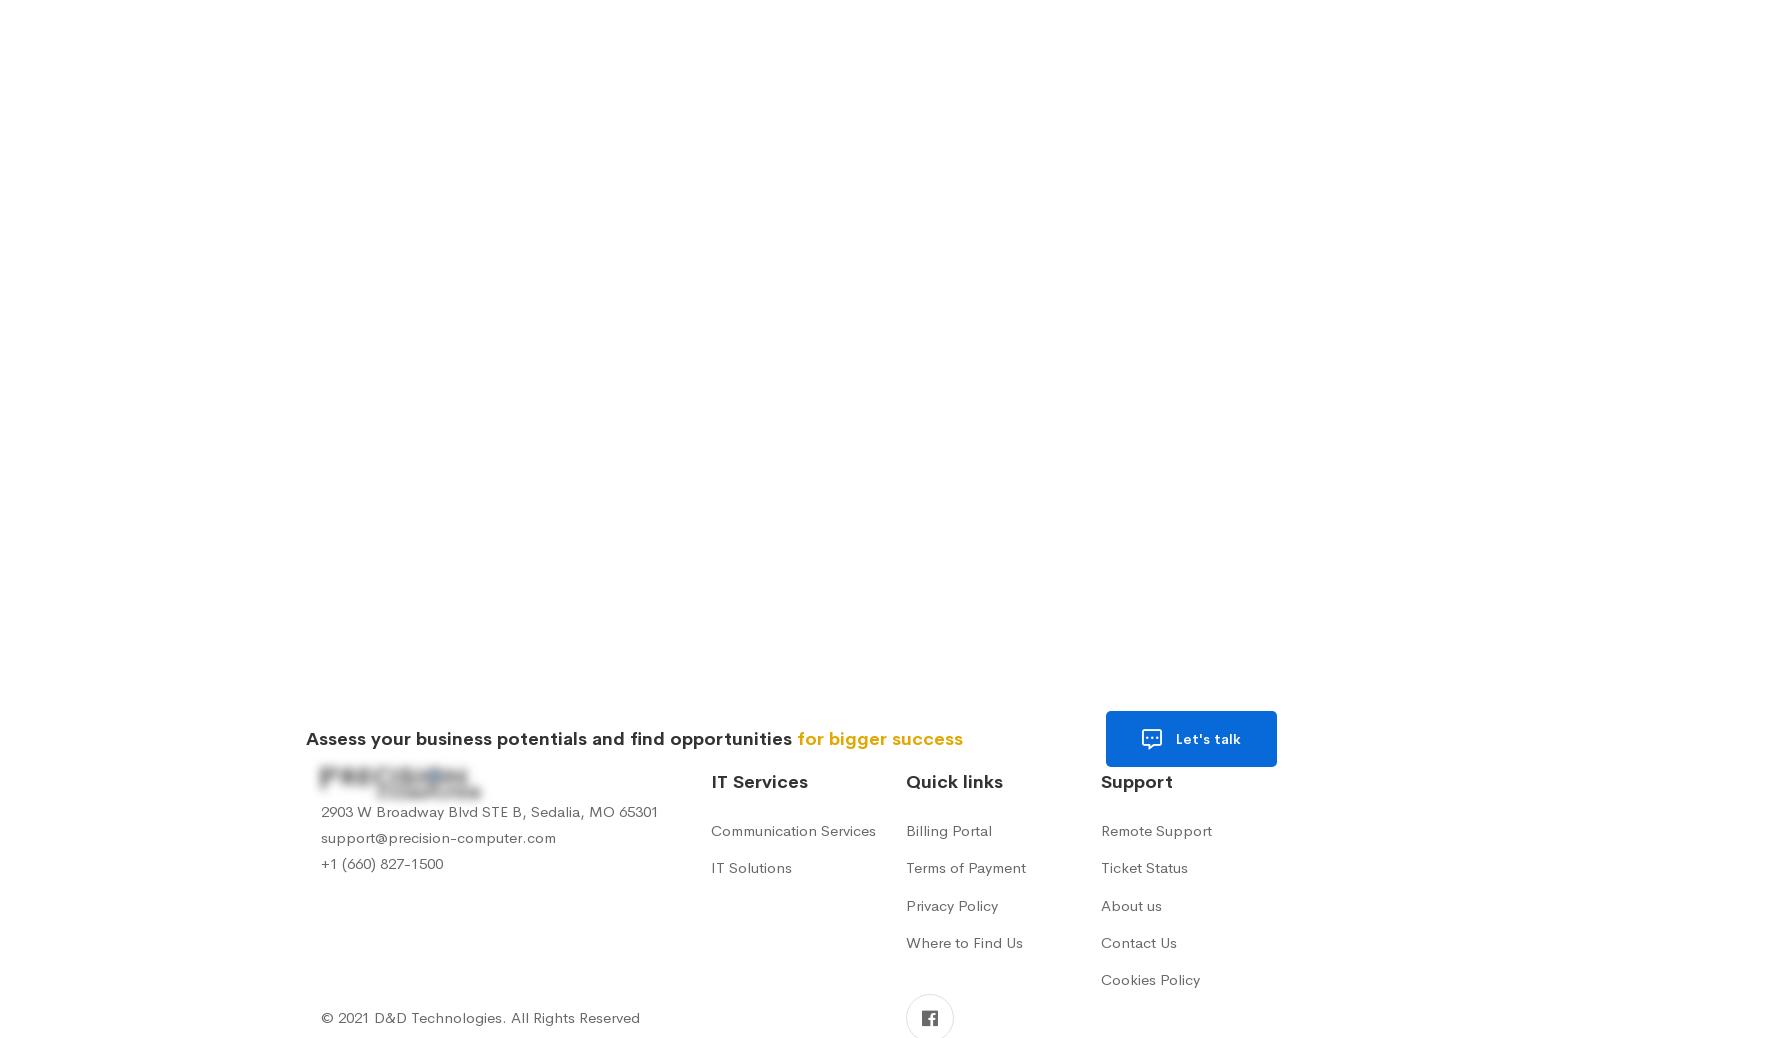 The image size is (1782, 1038). Describe the element at coordinates (751, 867) in the screenshot. I see `'IT Solutions'` at that location.